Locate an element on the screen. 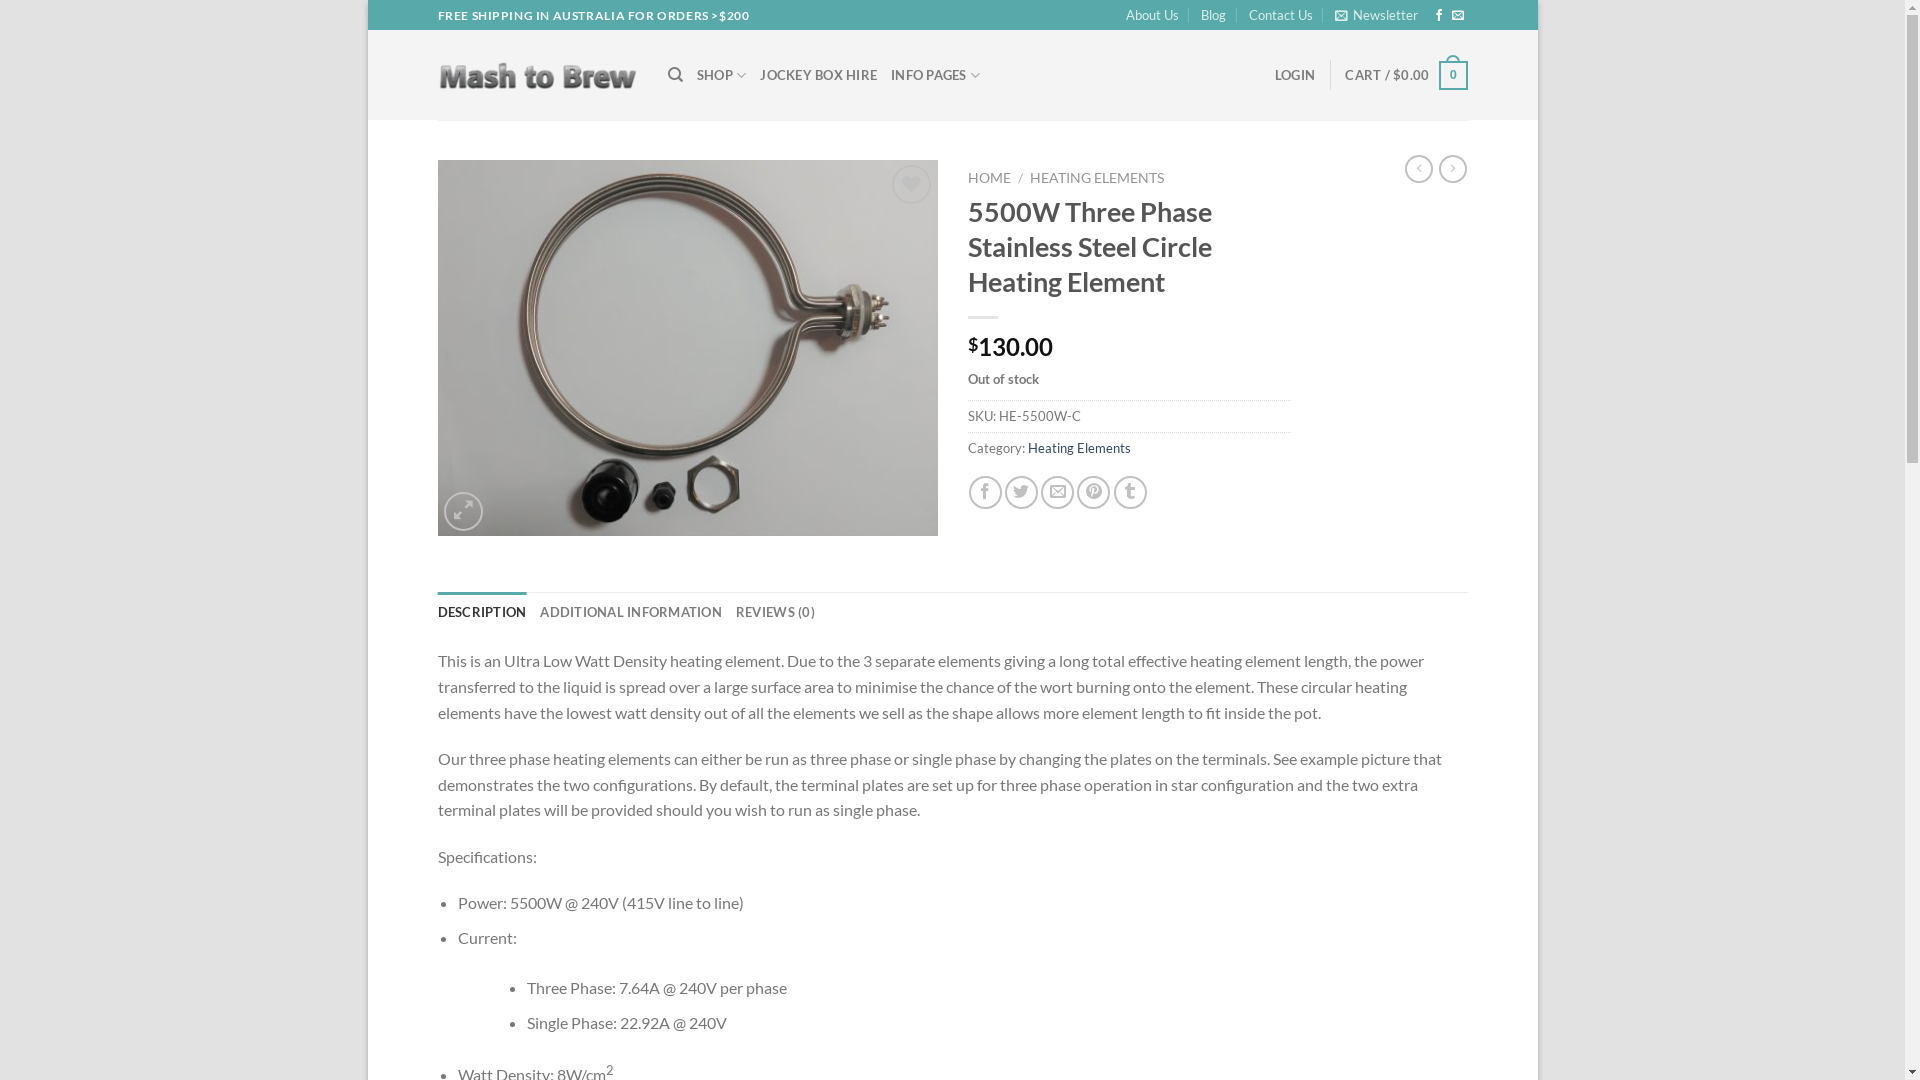 Image resolution: width=1920 pixels, height=1080 pixels. '5500W Three Phase Stainless Steel Circle Heating Element' is located at coordinates (687, 346).